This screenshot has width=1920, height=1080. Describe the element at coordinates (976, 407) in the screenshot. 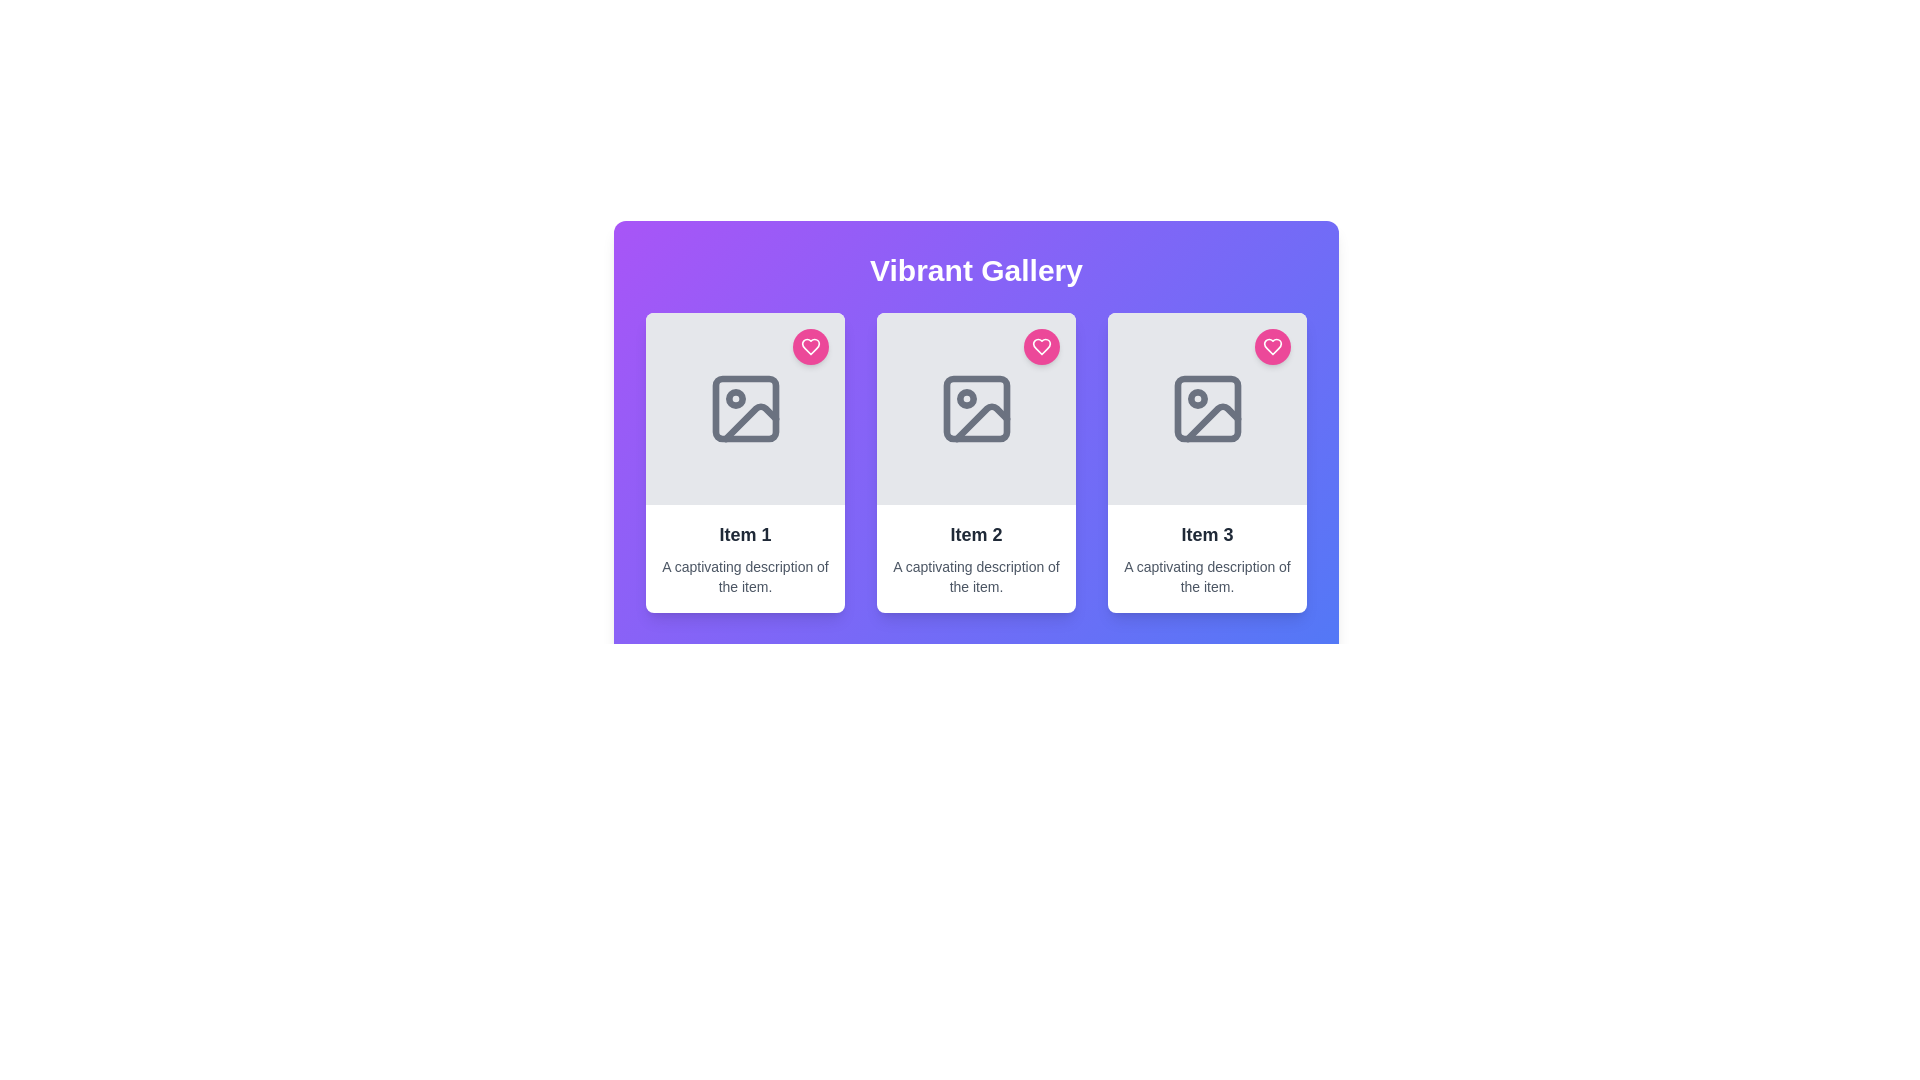

I see `the Image placeholder (SVG icon) located in the center card under the title 'Vibrant Gallery'` at that location.